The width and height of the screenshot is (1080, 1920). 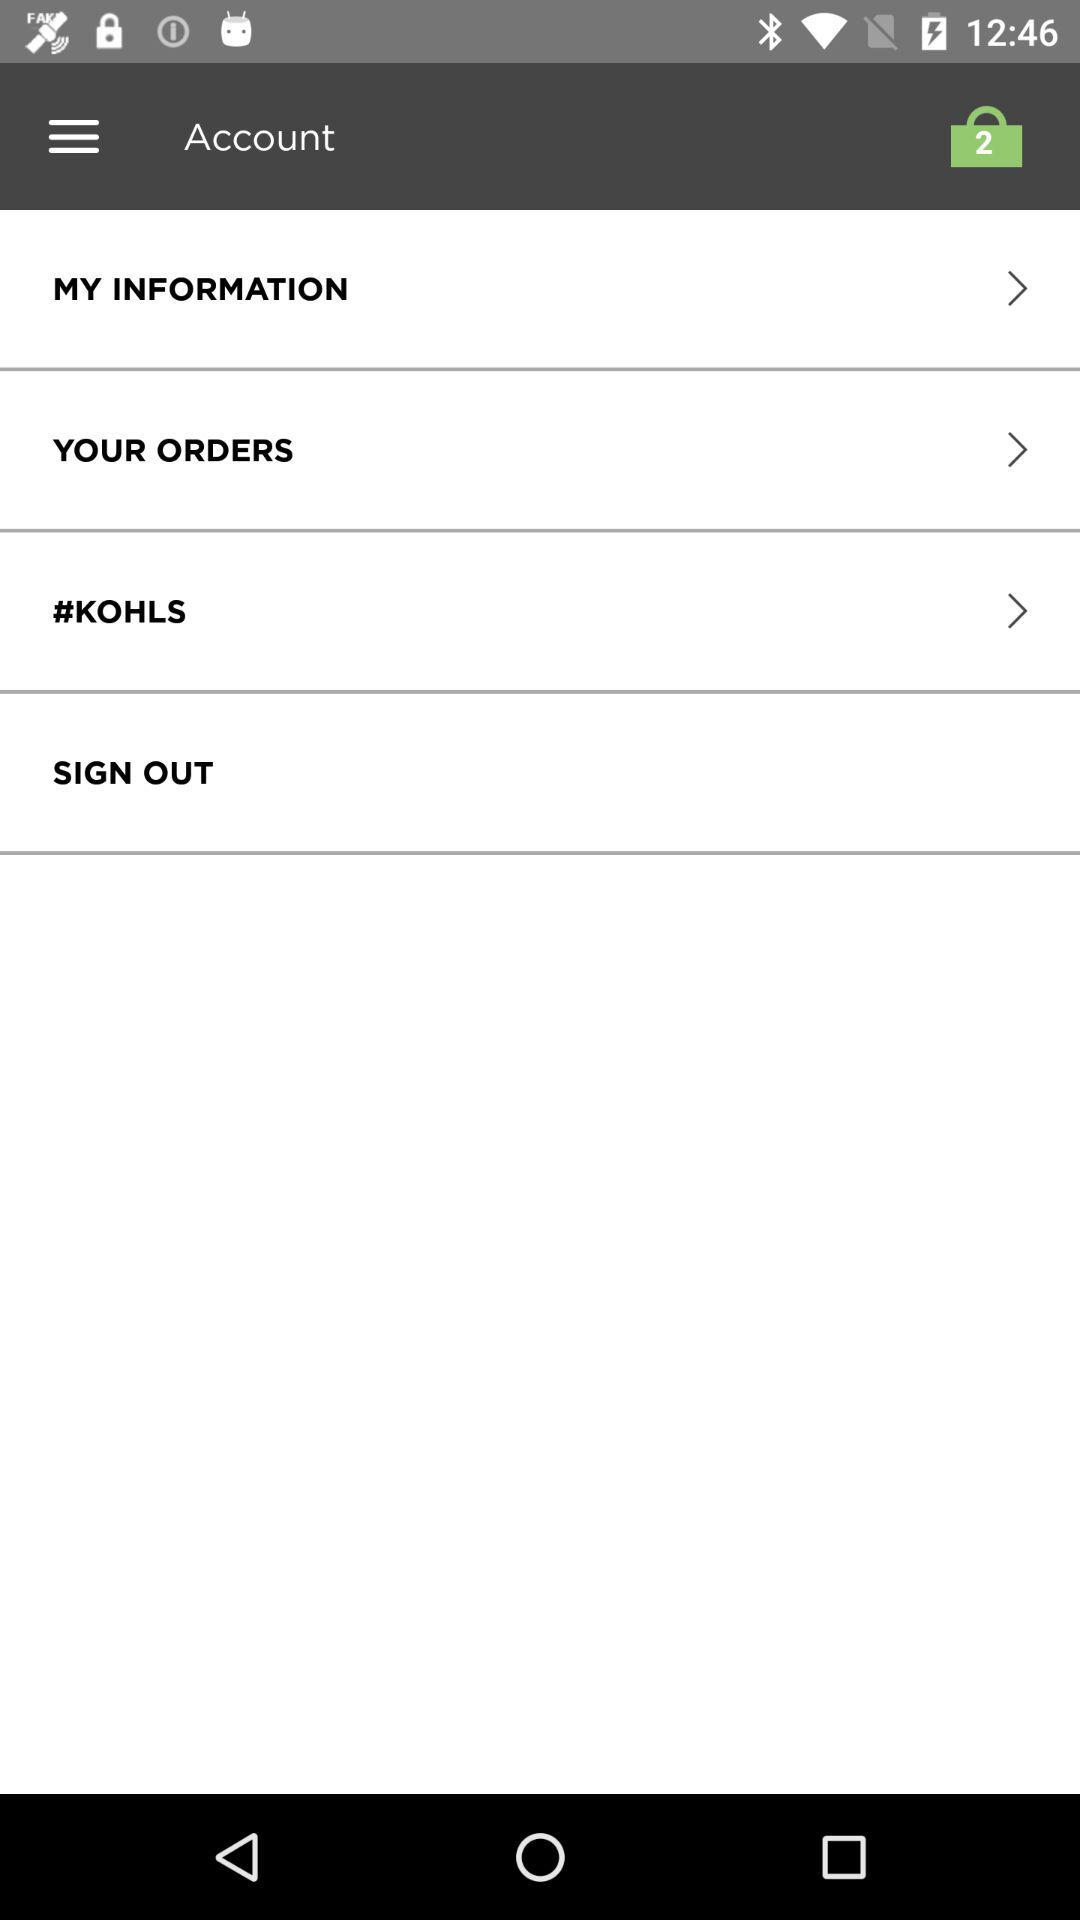 I want to click on icon above the sign out item, so click(x=119, y=610).